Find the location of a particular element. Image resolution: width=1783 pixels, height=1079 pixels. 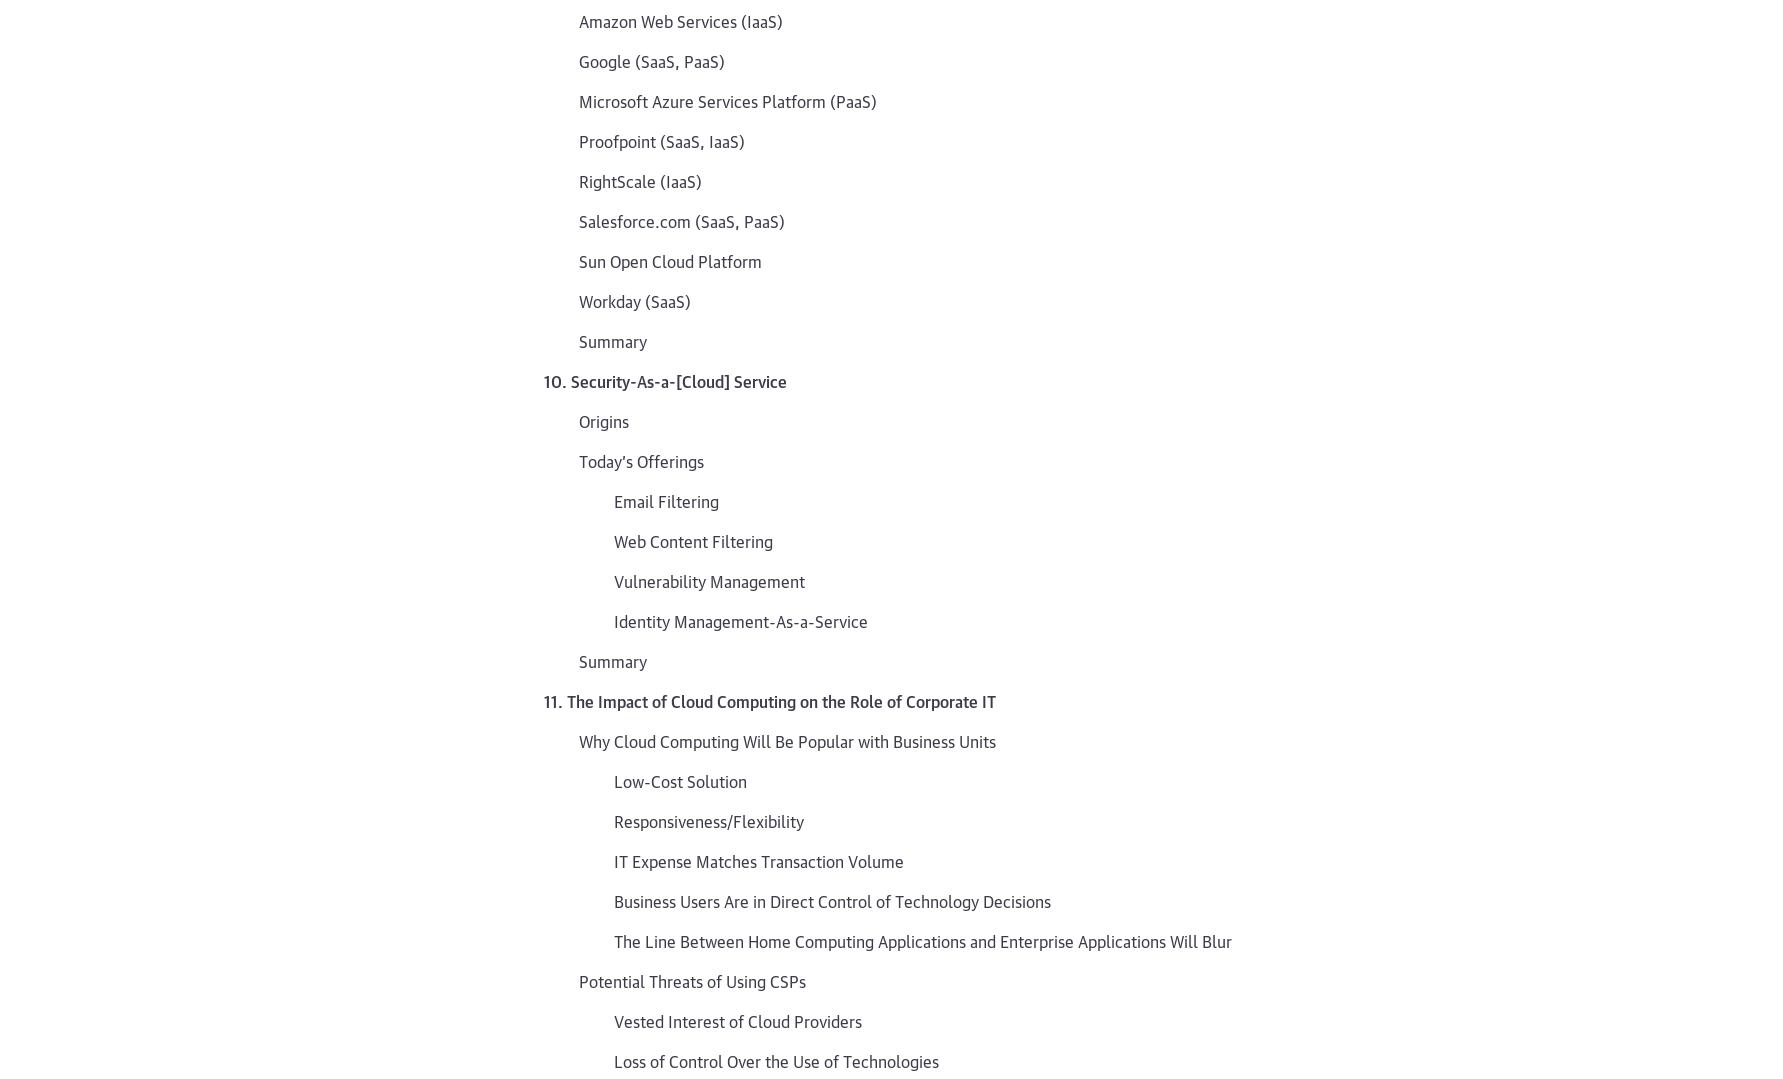

'Microsoft Azure Services Platform (PaaS)' is located at coordinates (726, 100).